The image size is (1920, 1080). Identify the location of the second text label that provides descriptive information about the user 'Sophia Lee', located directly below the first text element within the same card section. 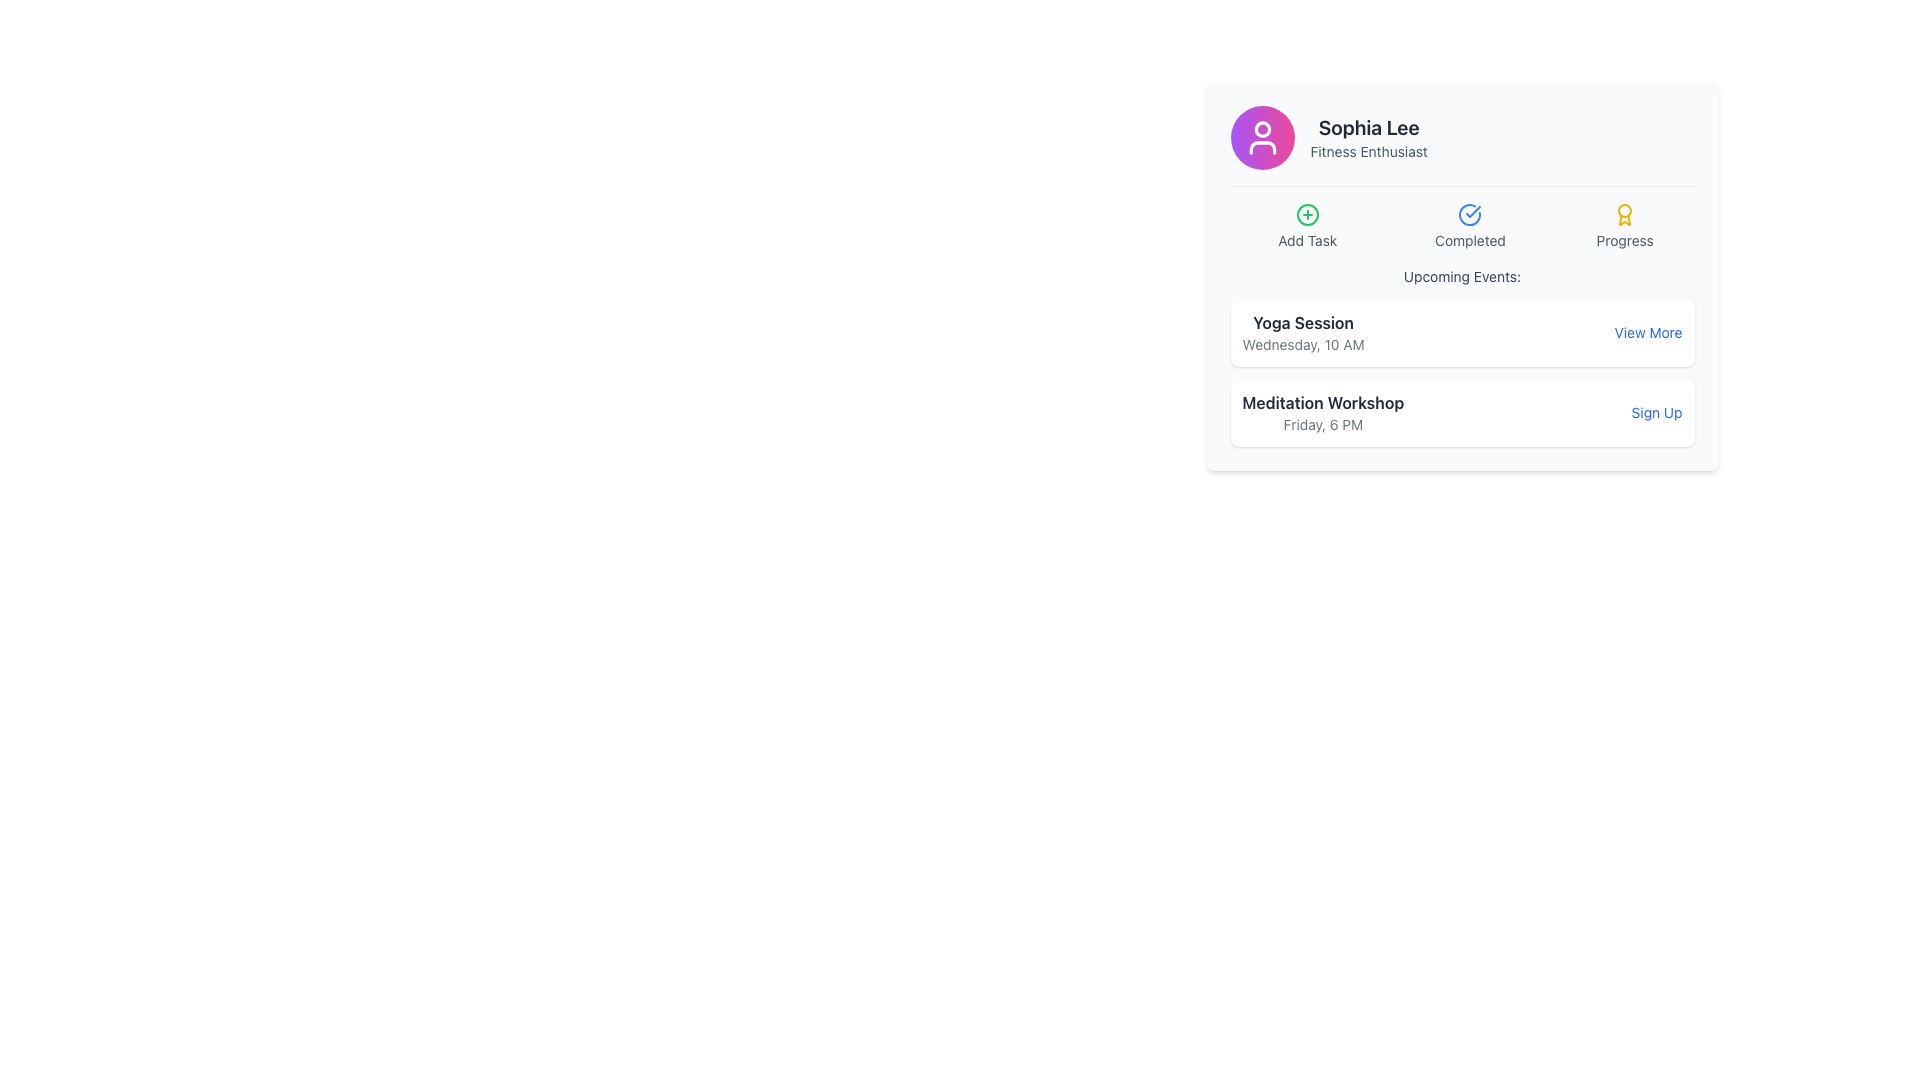
(1368, 150).